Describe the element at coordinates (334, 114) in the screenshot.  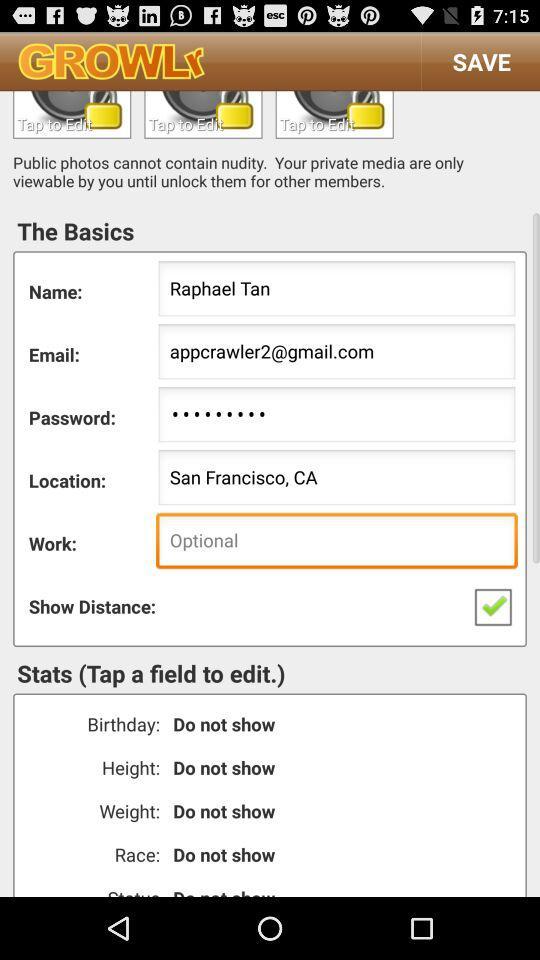
I see `text box for work` at that location.